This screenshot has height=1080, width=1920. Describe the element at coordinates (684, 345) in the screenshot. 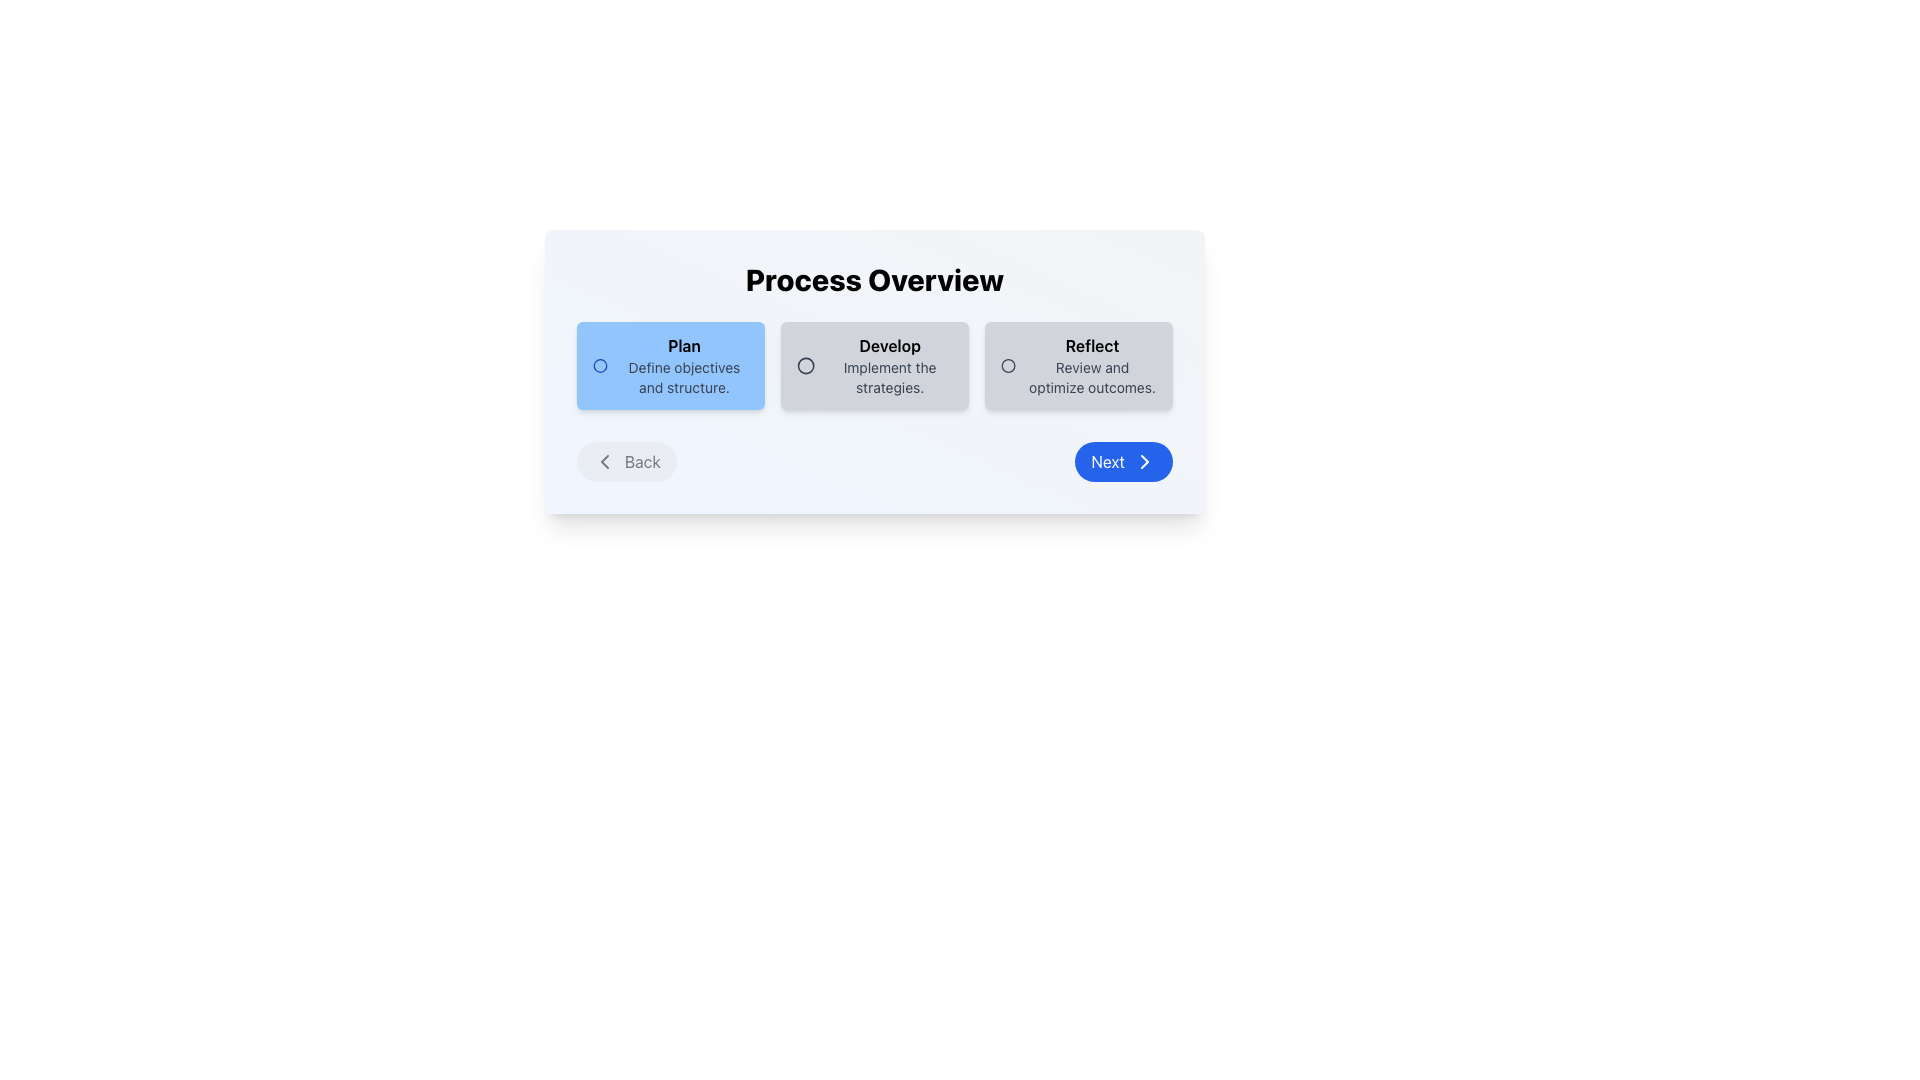

I see `the text element displaying the word 'Plan', which is styled with a bold font and positioned on a light blue background at the top of the leftmost card under the 'Process Overview' heading` at that location.